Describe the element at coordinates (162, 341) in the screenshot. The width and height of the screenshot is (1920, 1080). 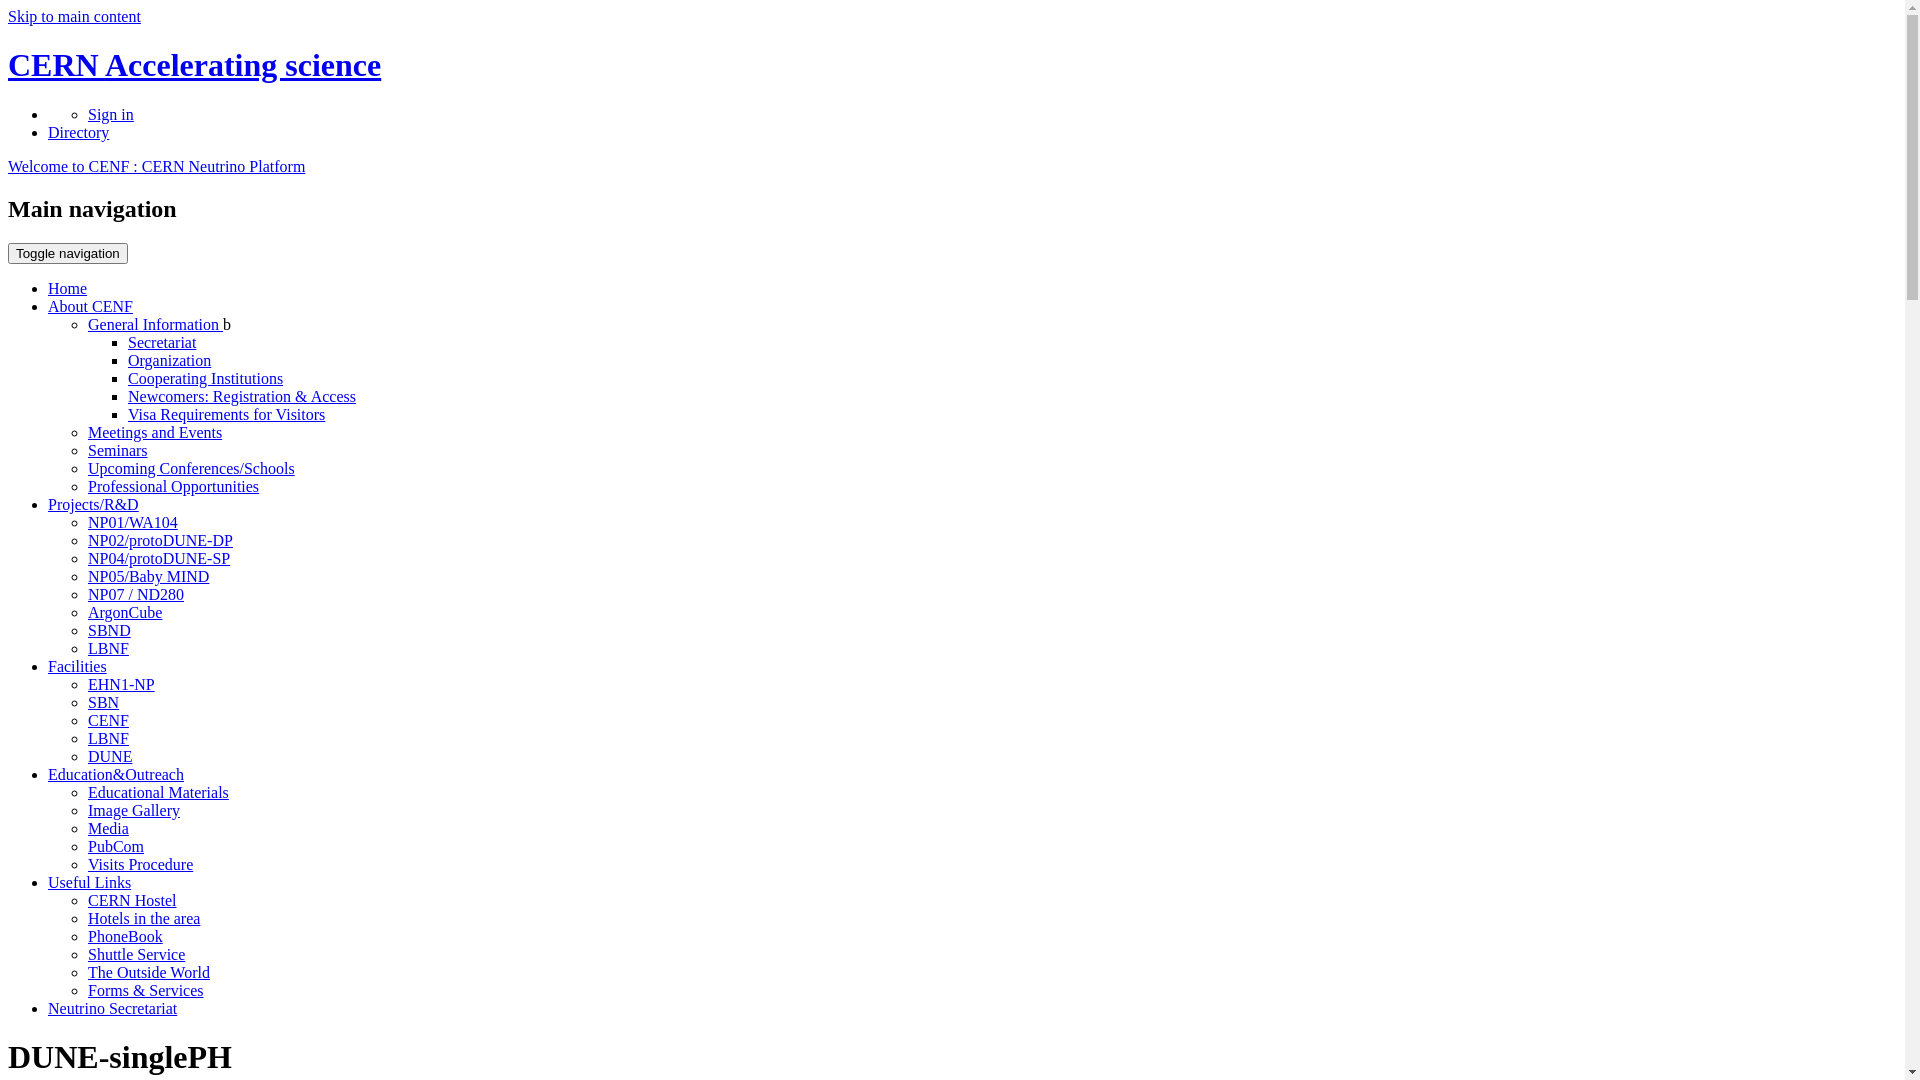
I see `'Secretariat'` at that location.